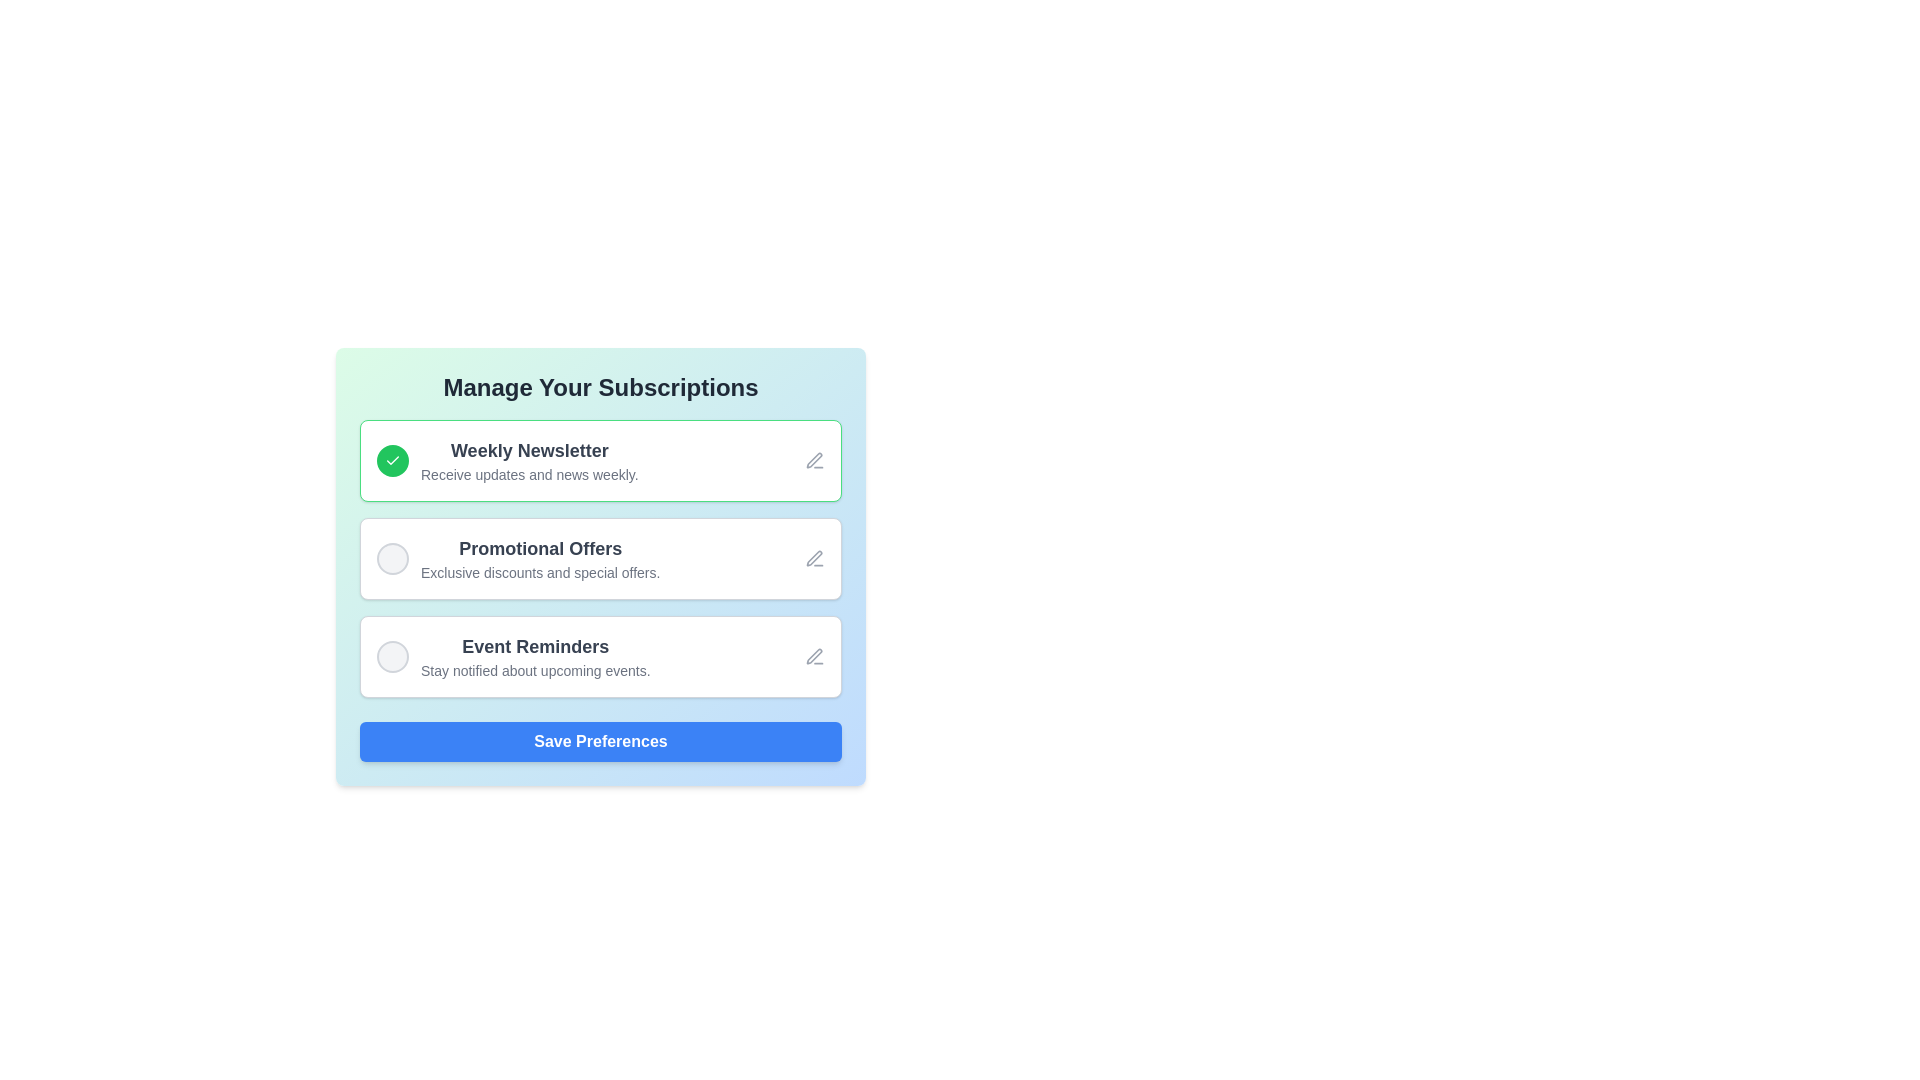 The height and width of the screenshot is (1080, 1920). I want to click on the 'Event Reminders' label, which is styled with a larger, bold font in dark gray and positioned in a light blue background within the subscription management interface, so click(535, 647).